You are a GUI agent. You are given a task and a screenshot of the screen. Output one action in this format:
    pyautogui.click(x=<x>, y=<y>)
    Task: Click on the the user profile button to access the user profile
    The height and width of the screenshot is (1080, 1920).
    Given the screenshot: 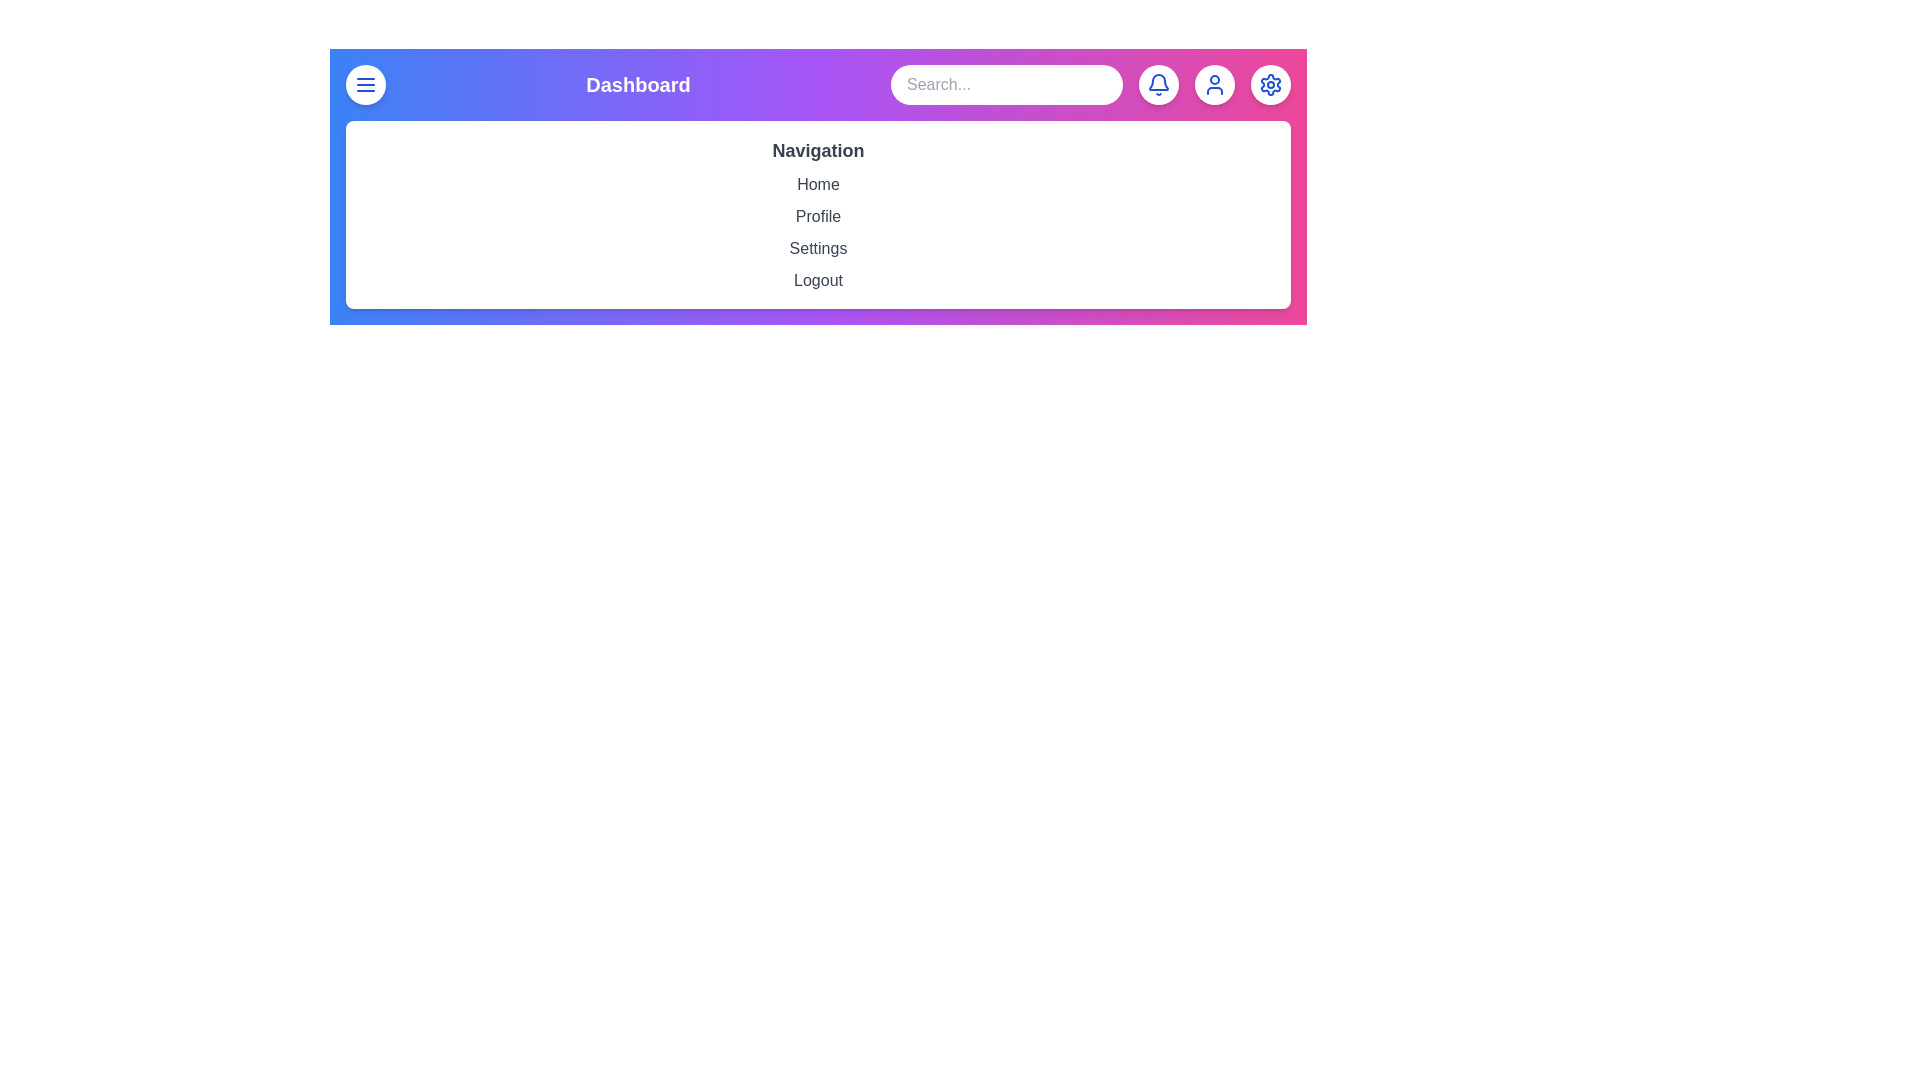 What is the action you would take?
    pyautogui.click(x=1213, y=83)
    